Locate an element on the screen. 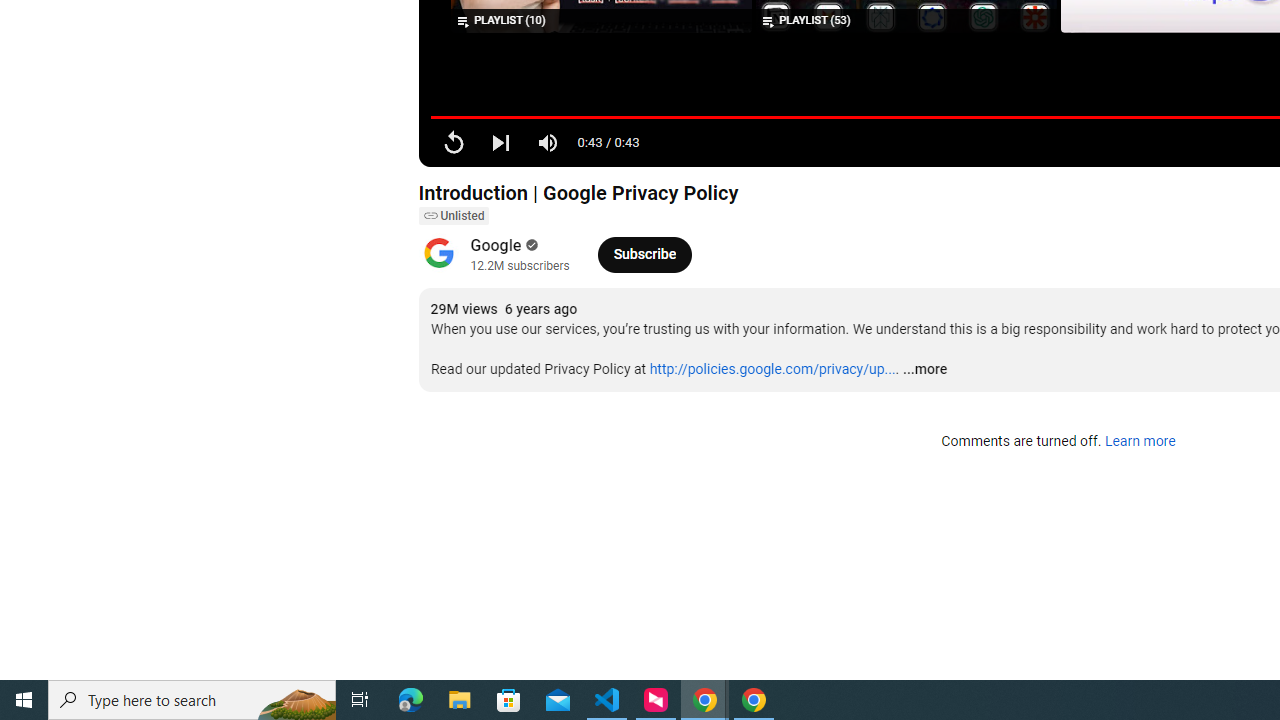 Image resolution: width=1280 pixels, height=720 pixels. 'Verified' is located at coordinates (530, 244).